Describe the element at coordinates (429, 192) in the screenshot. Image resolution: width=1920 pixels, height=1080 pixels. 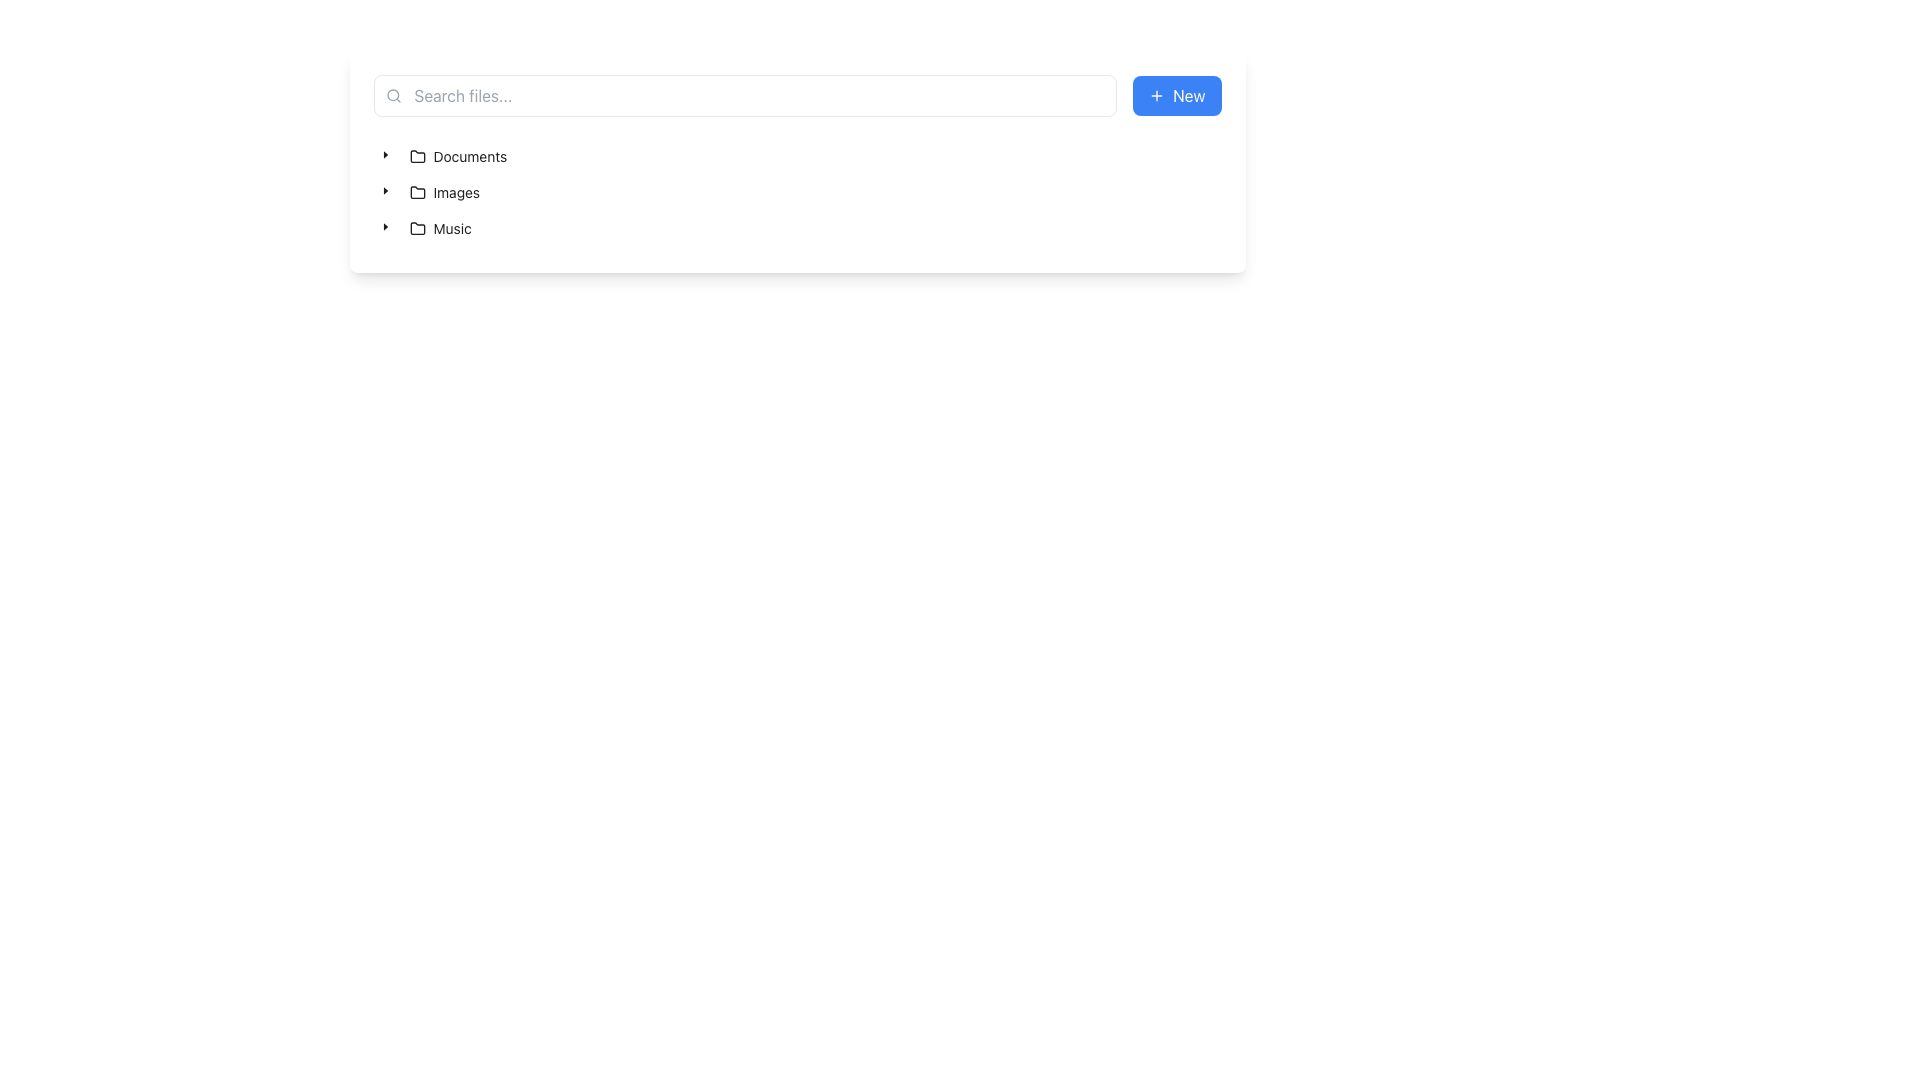
I see `the caret icon of the 'Images' folder node in the file tree structure` at that location.